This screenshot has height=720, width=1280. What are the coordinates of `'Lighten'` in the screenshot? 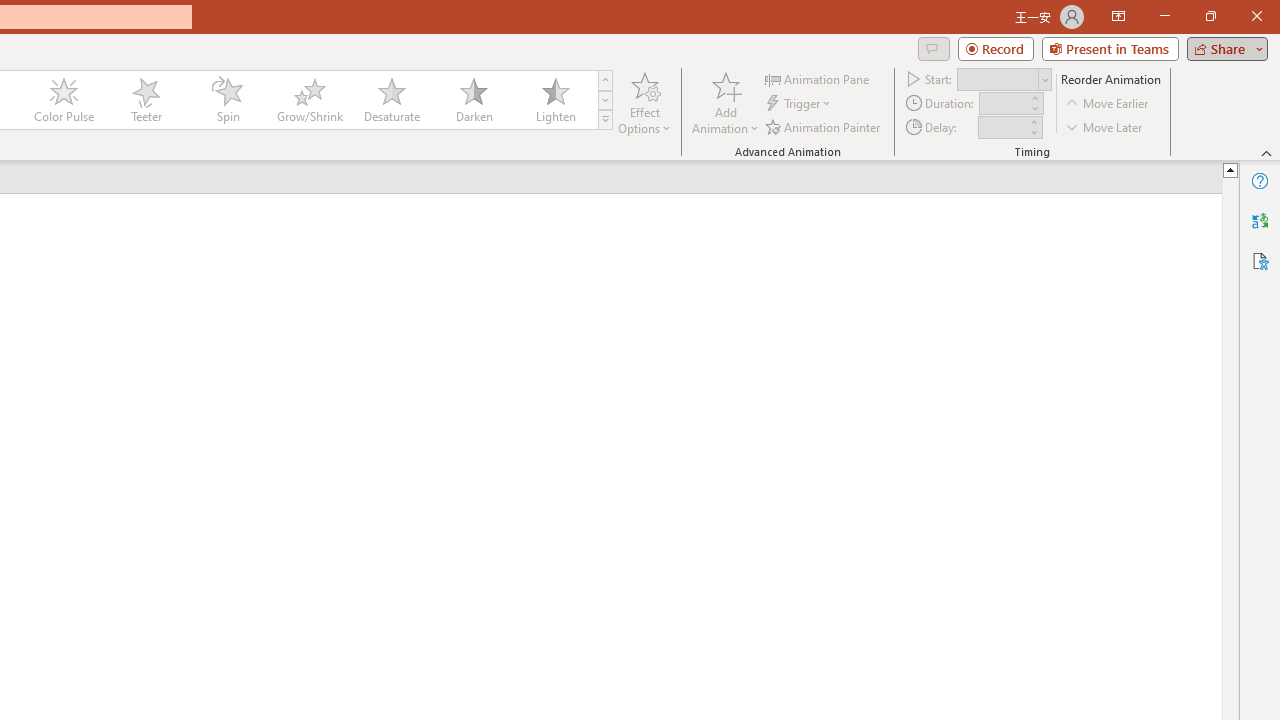 It's located at (555, 100).